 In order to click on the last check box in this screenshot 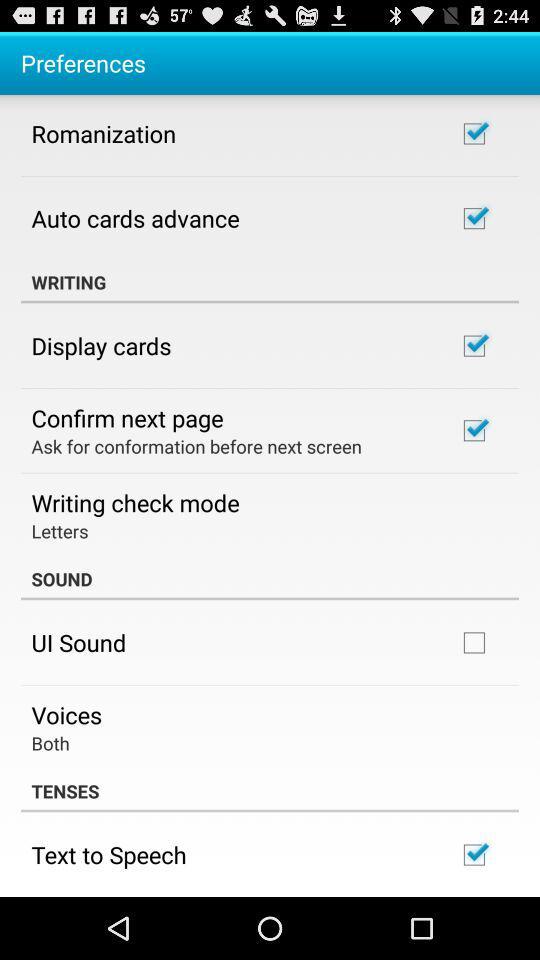, I will do `click(473, 853)`.